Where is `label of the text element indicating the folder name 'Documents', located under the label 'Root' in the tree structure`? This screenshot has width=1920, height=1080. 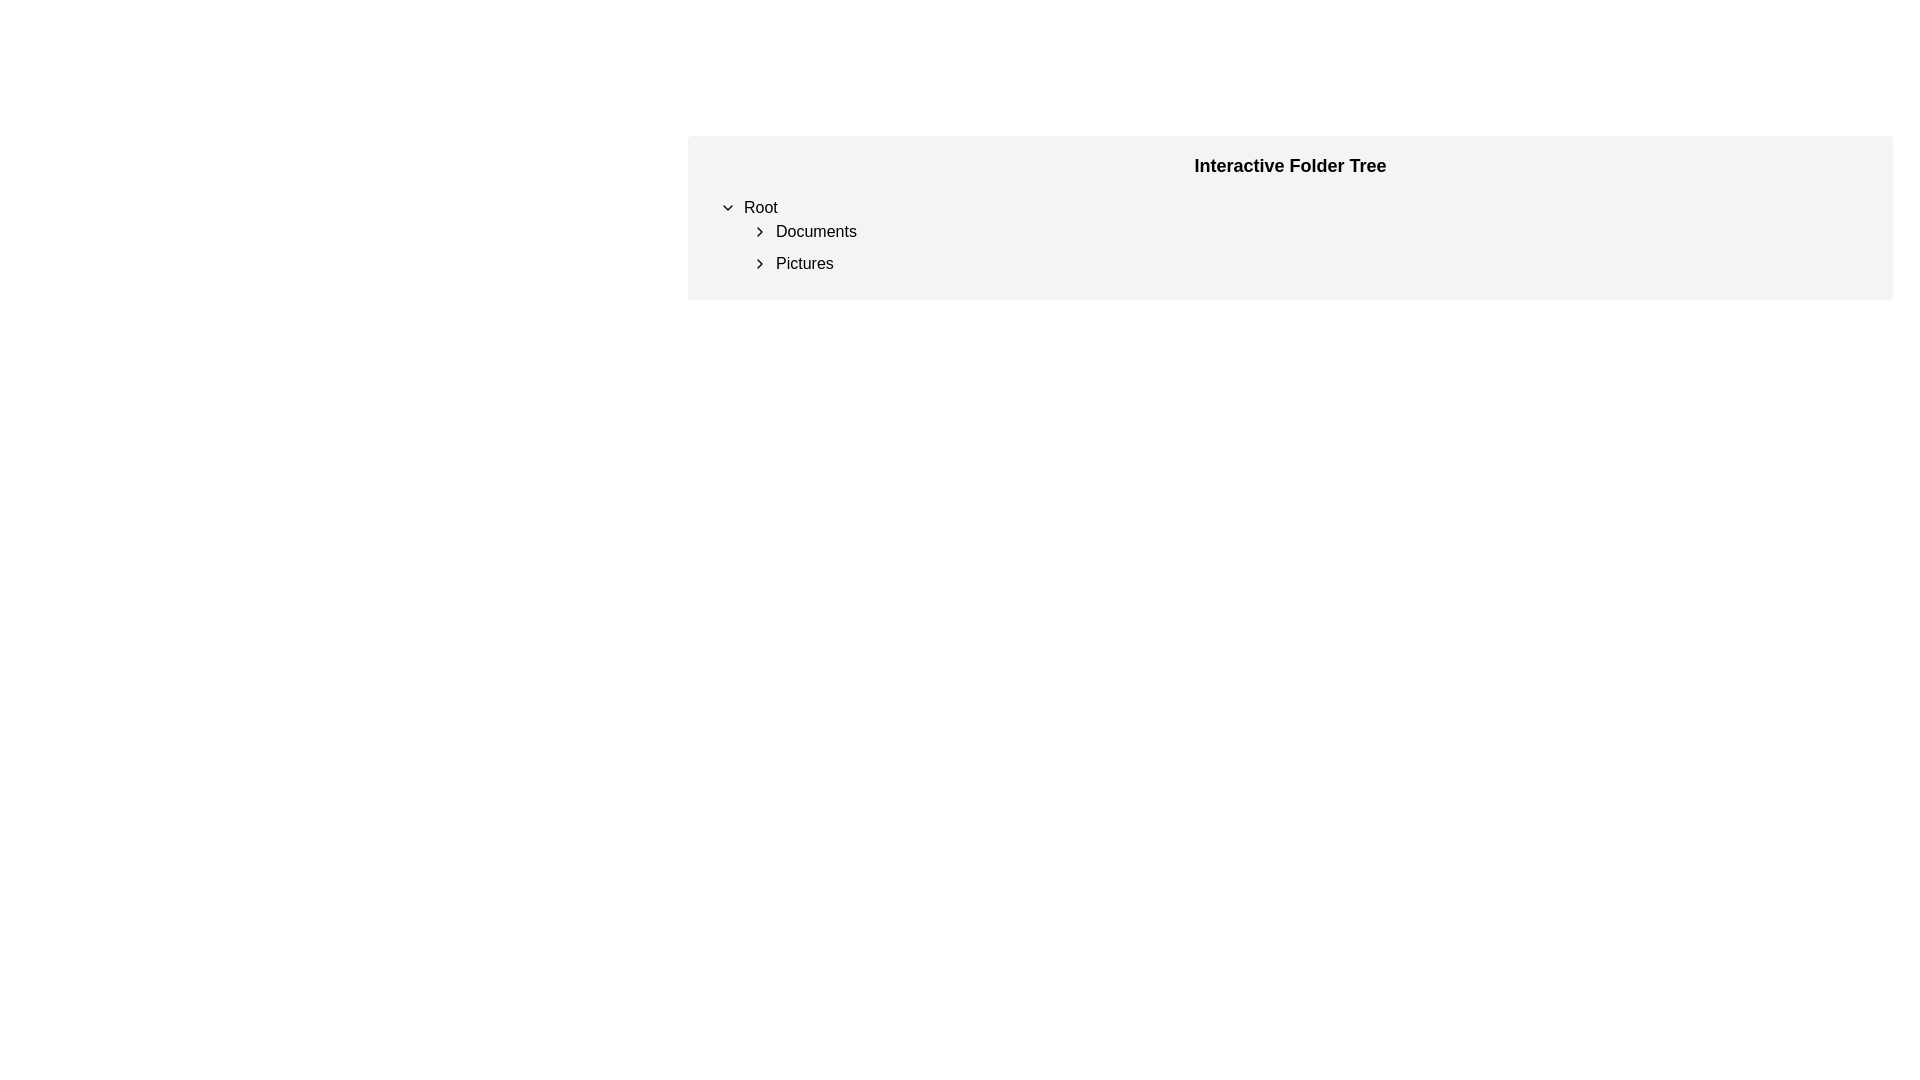 label of the text element indicating the folder name 'Documents', located under the label 'Root' in the tree structure is located at coordinates (816, 230).